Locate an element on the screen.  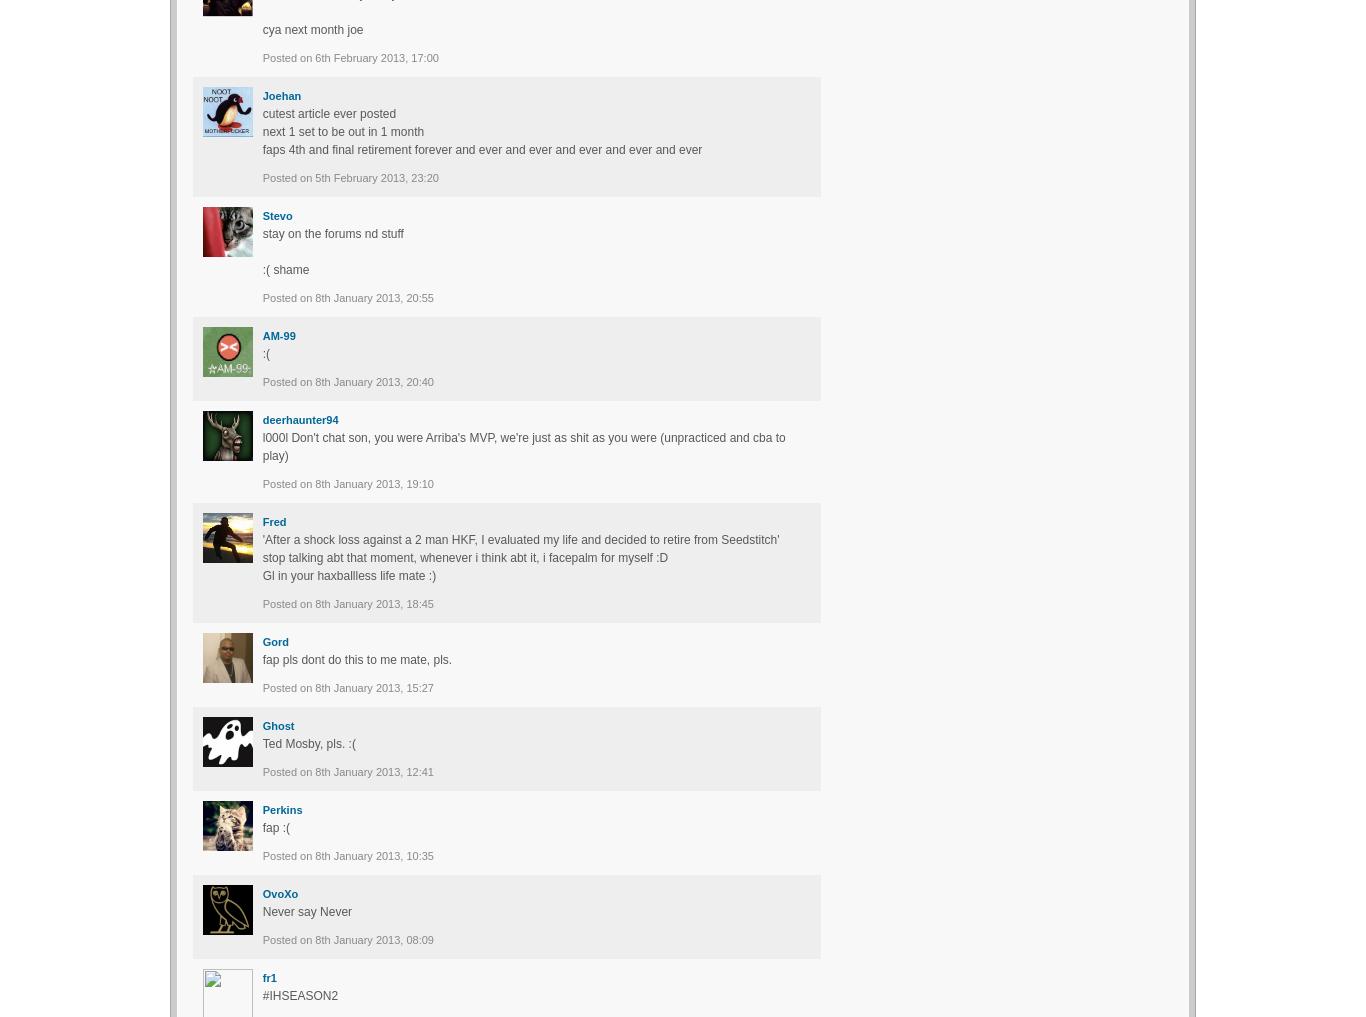
'AM-99' is located at coordinates (278, 336).